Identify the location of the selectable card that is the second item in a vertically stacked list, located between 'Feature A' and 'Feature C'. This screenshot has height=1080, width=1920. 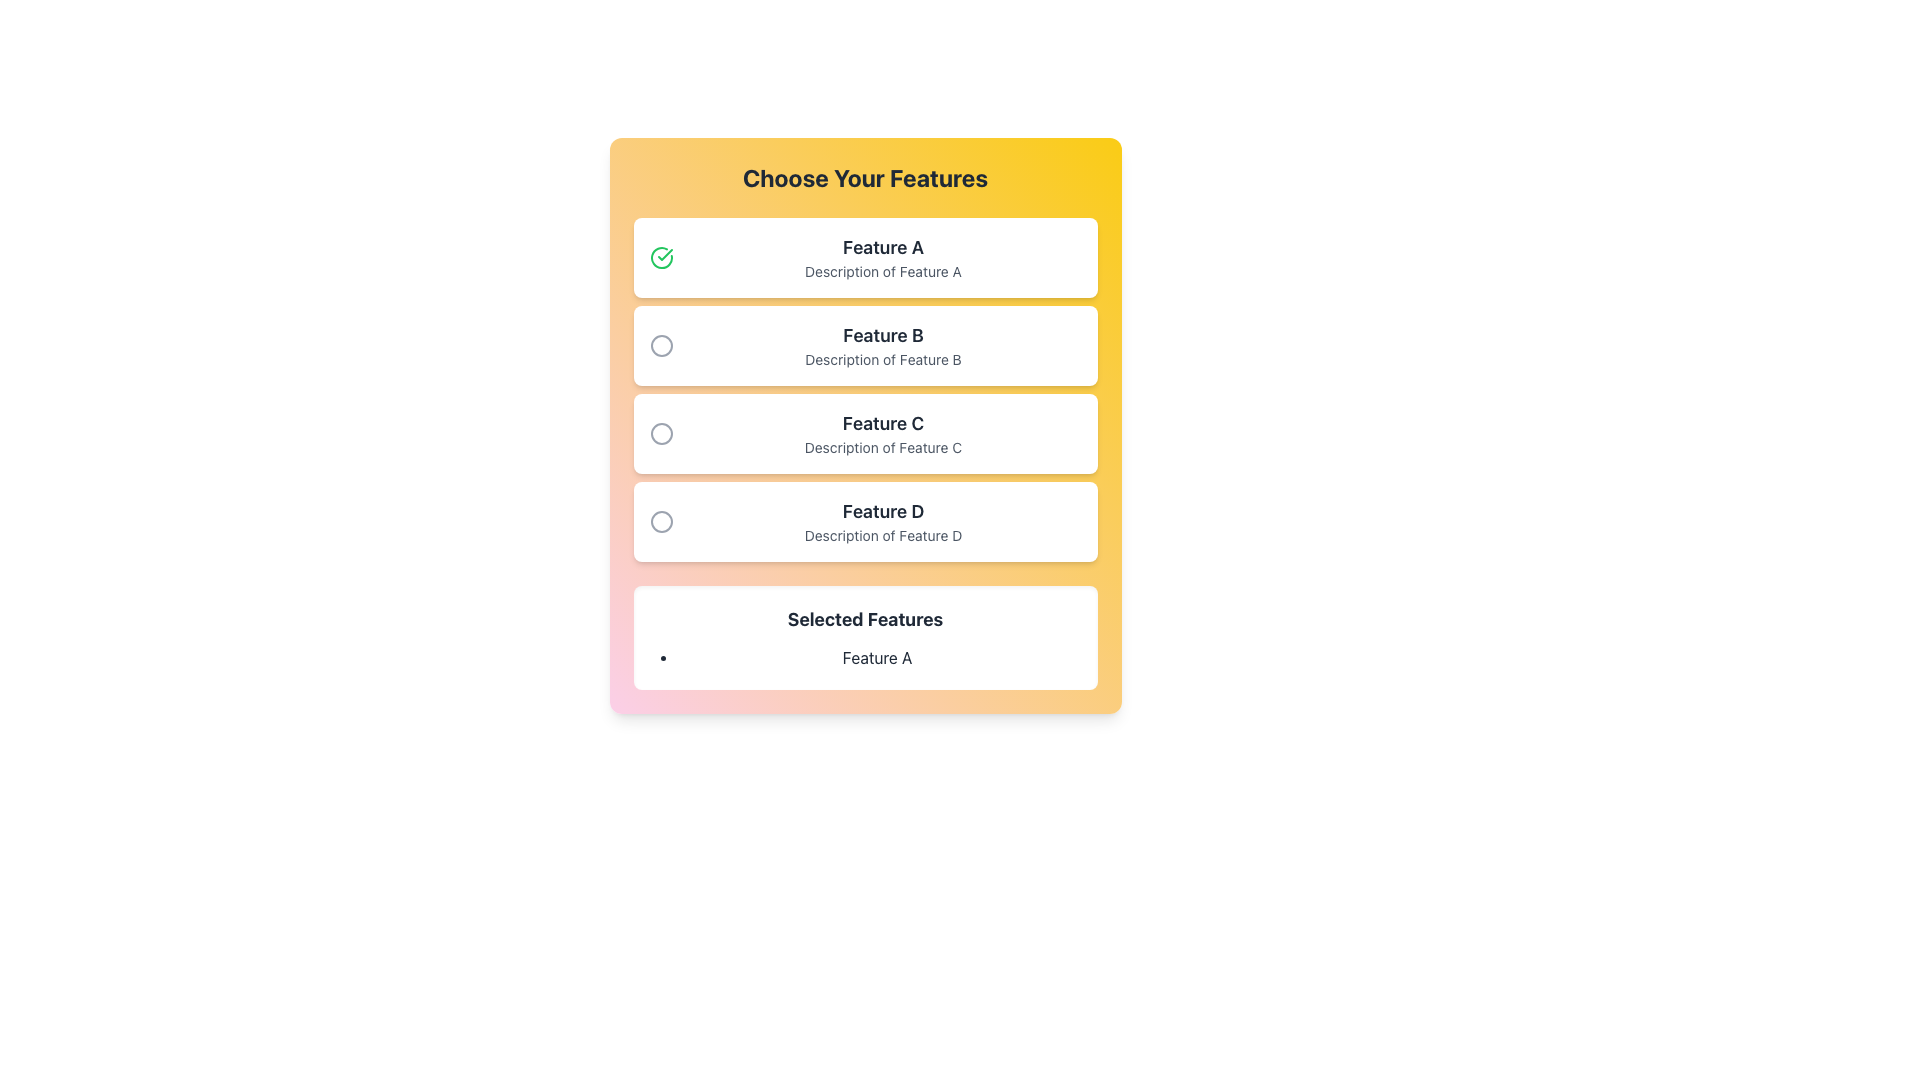
(865, 345).